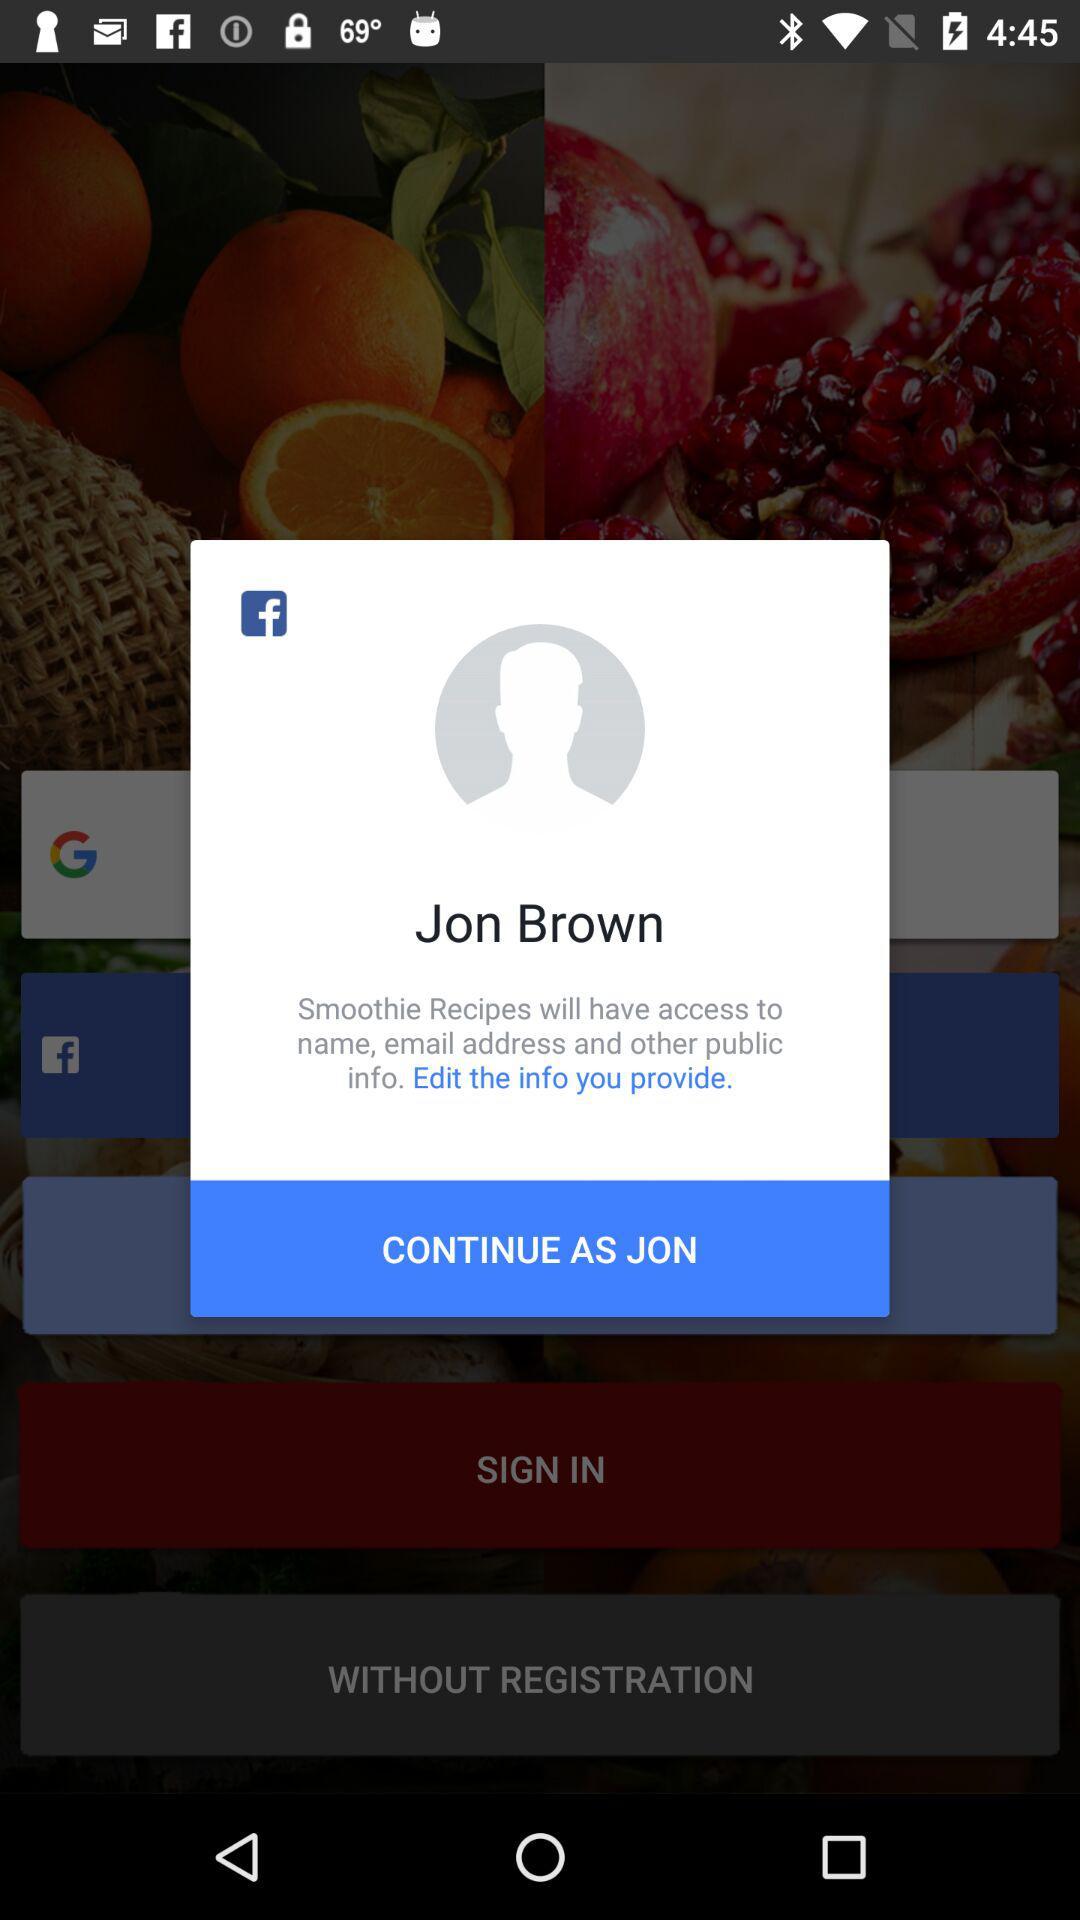 The width and height of the screenshot is (1080, 1920). I want to click on continue as jon item, so click(540, 1247).